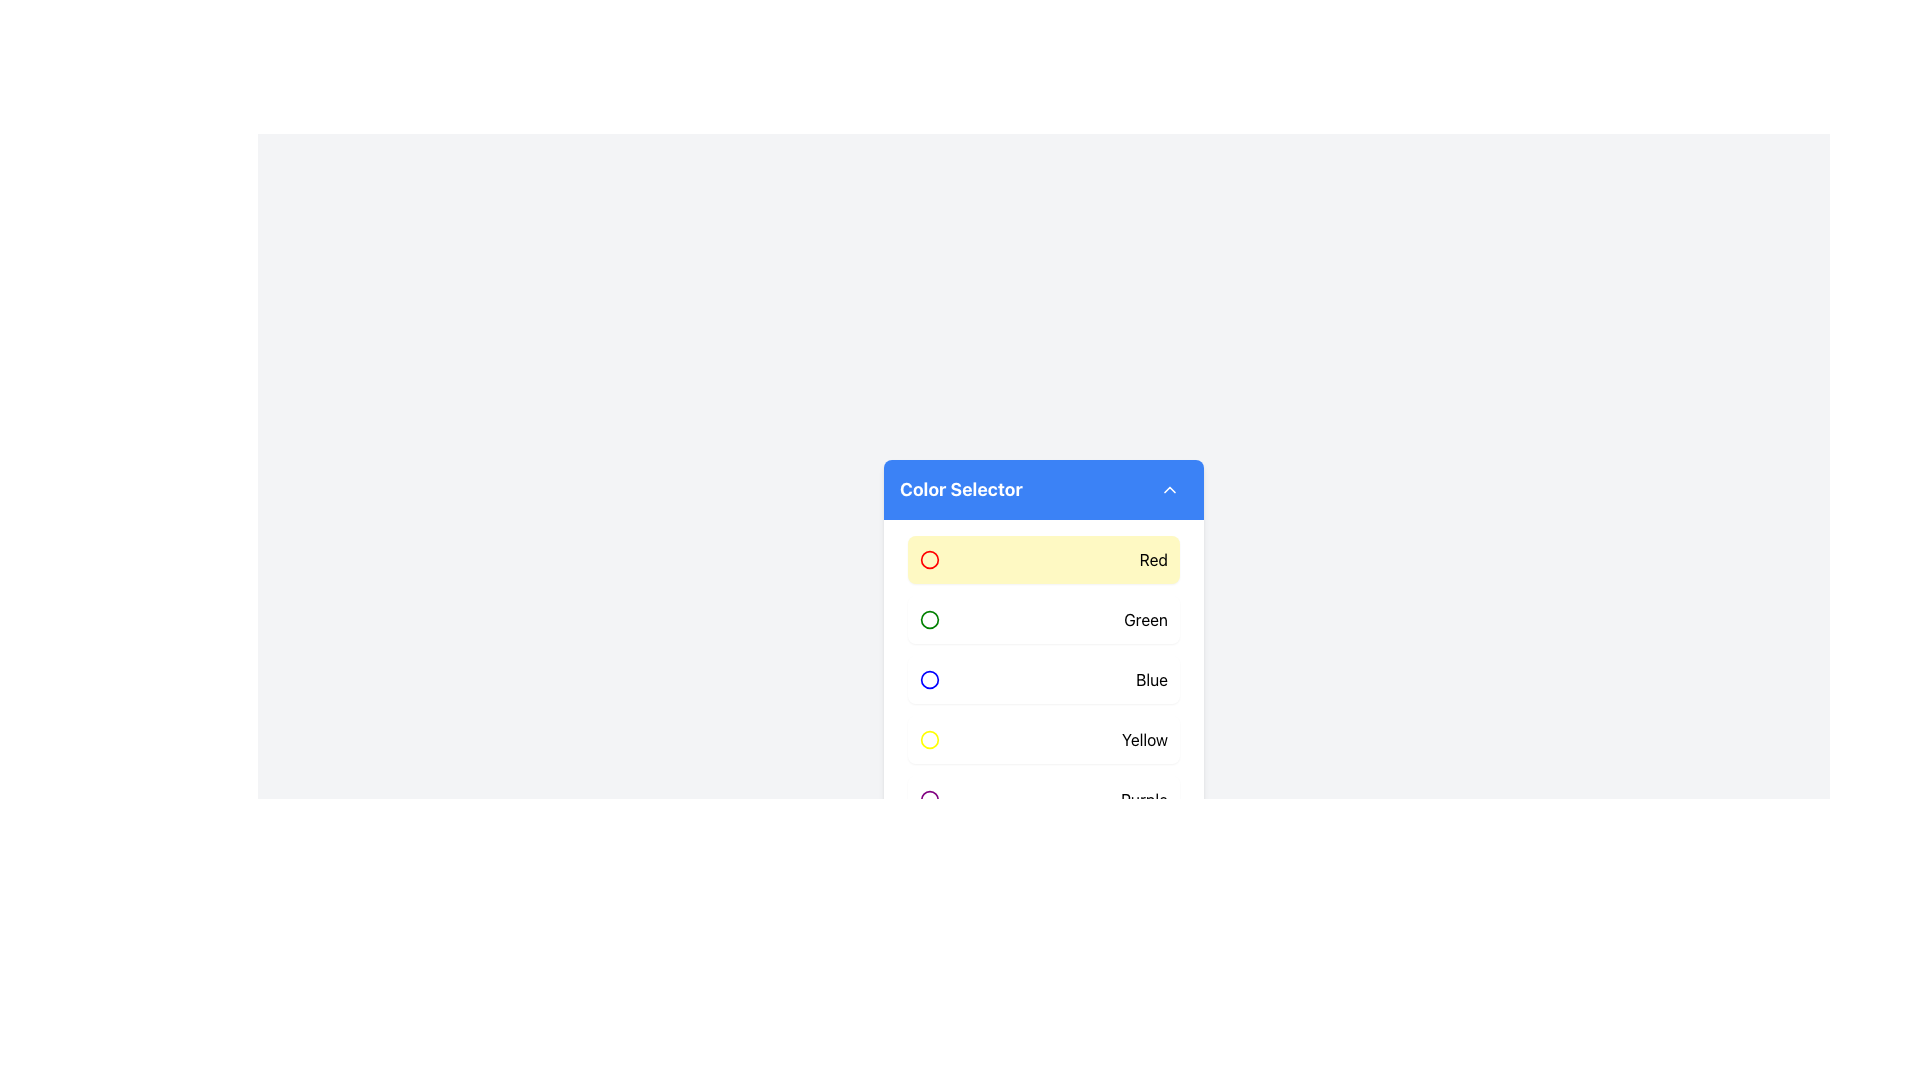  What do you see at coordinates (1144, 740) in the screenshot?
I see `the text label displaying 'Yellow' in the color selector interface` at bounding box center [1144, 740].